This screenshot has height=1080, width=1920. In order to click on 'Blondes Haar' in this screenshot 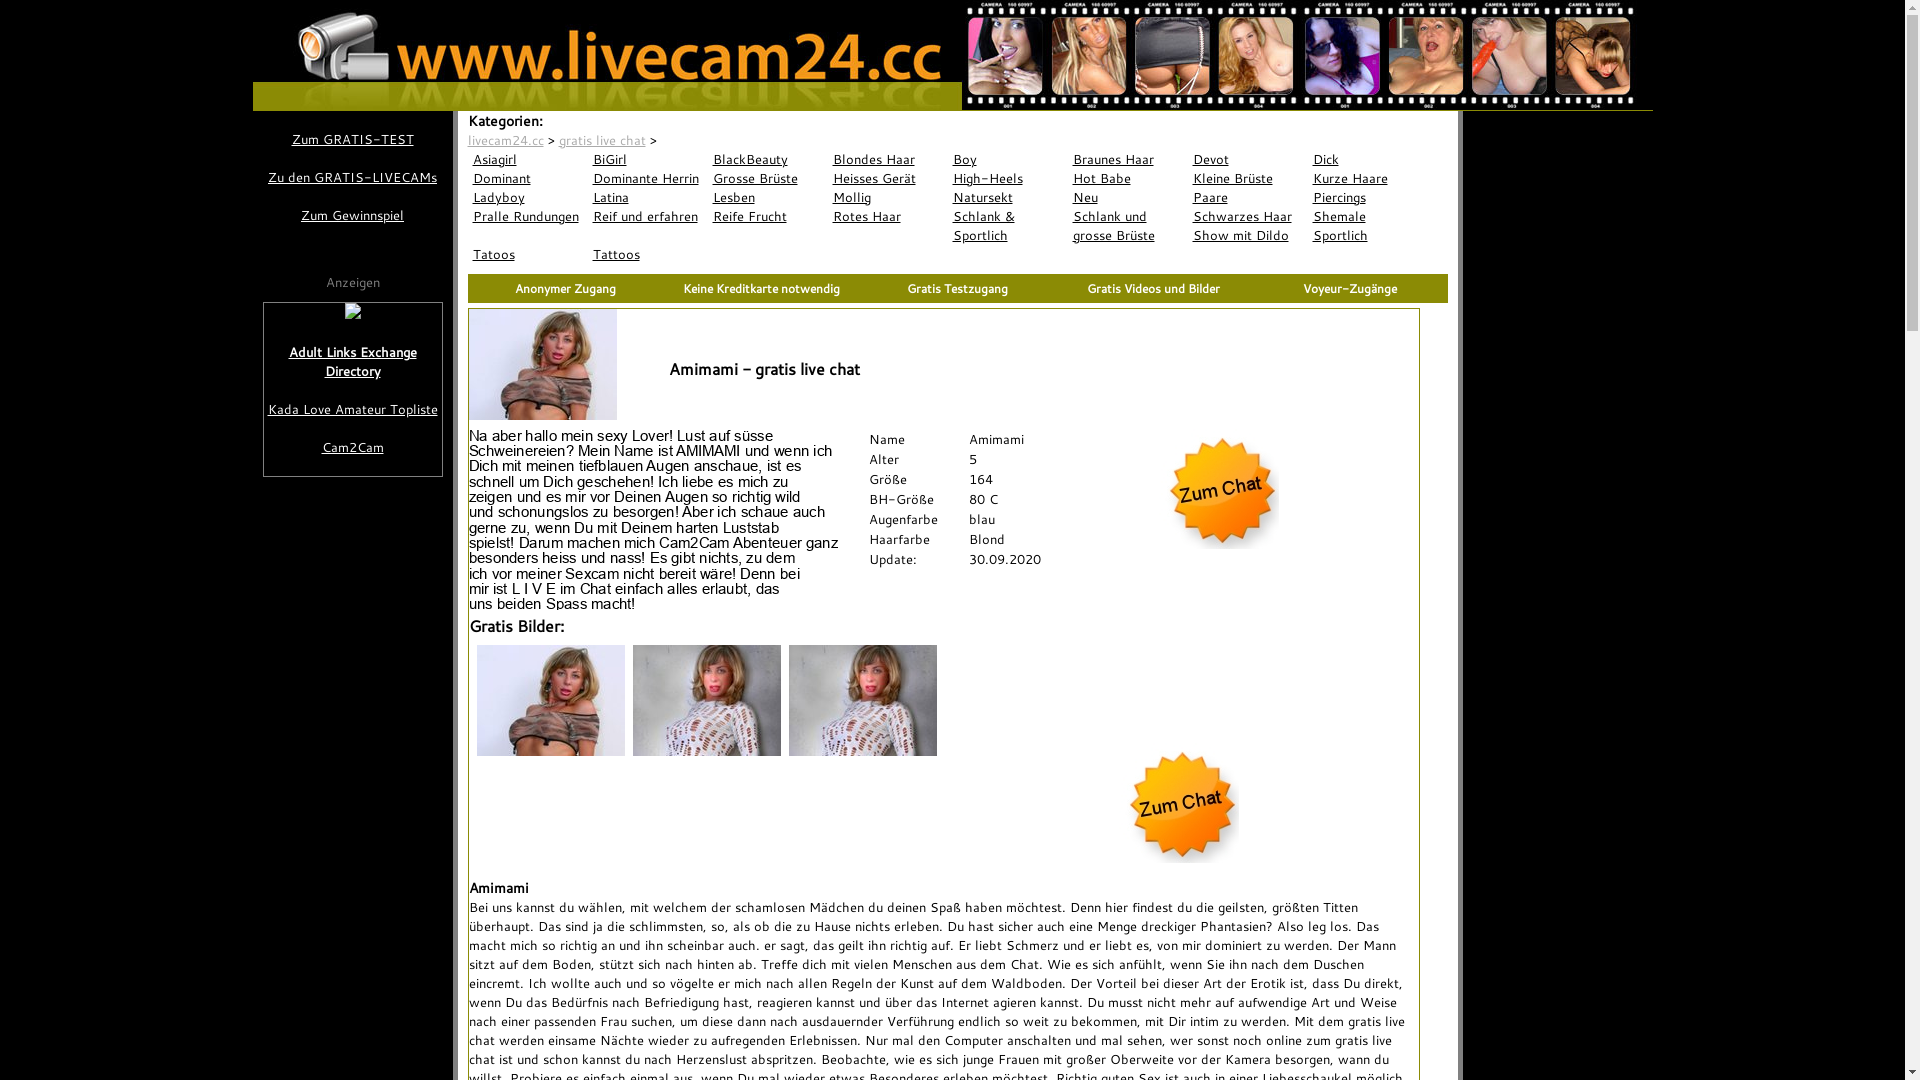, I will do `click(887, 158)`.